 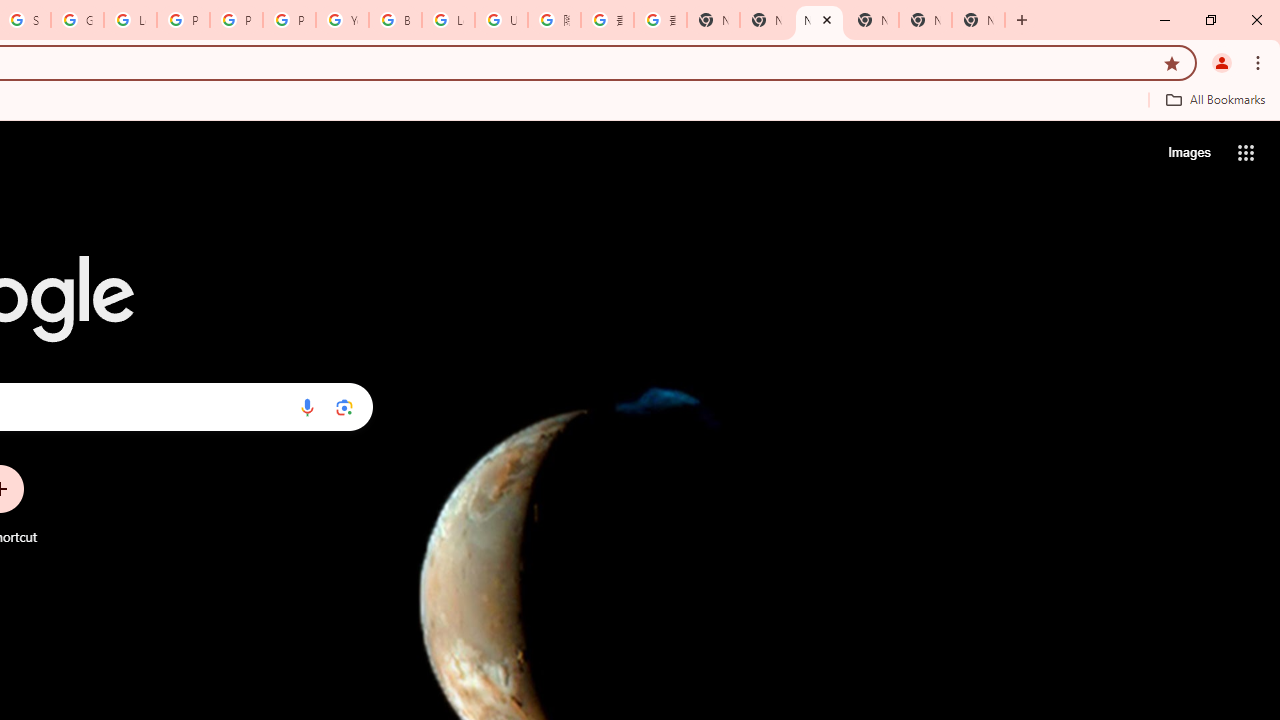 I want to click on 'Search by voice', so click(x=306, y=406).